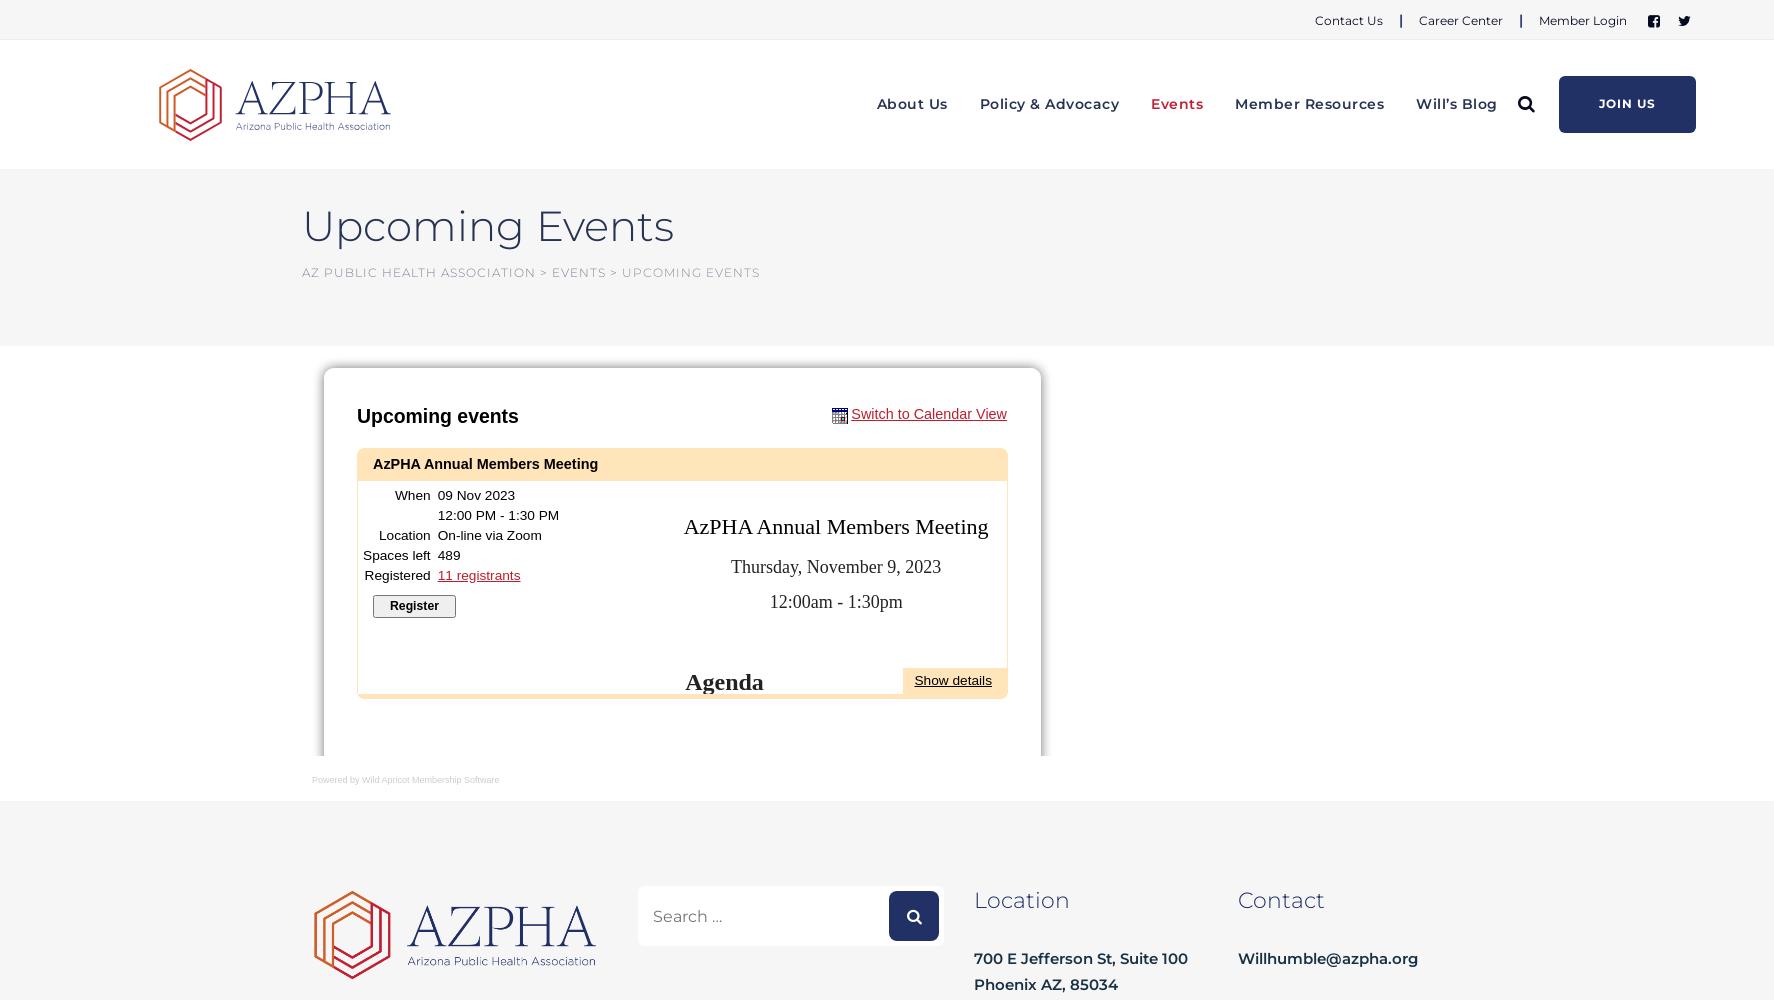 The height and width of the screenshot is (1000, 1774). What do you see at coordinates (1460, 20) in the screenshot?
I see `'Career Center'` at bounding box center [1460, 20].